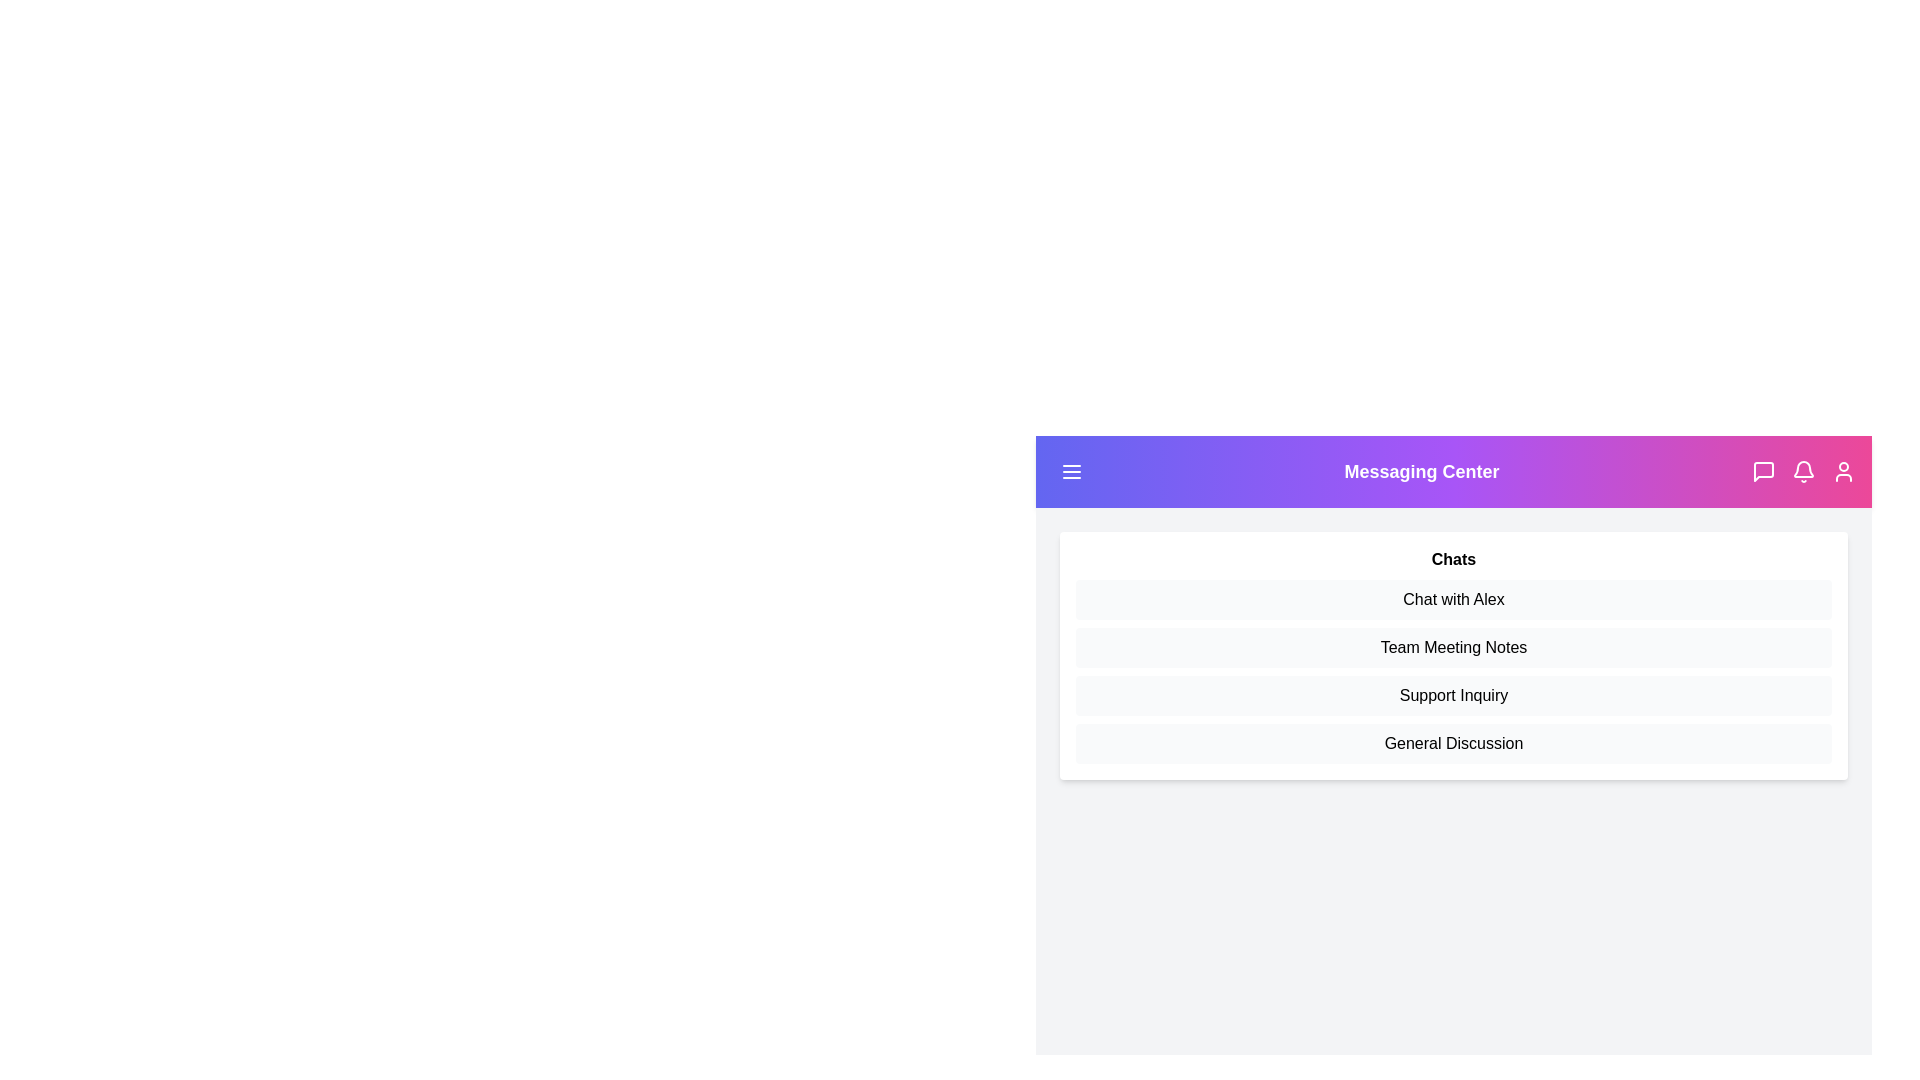 The height and width of the screenshot is (1080, 1920). What do you see at coordinates (1454, 744) in the screenshot?
I see `the 'General Discussion' list item` at bounding box center [1454, 744].